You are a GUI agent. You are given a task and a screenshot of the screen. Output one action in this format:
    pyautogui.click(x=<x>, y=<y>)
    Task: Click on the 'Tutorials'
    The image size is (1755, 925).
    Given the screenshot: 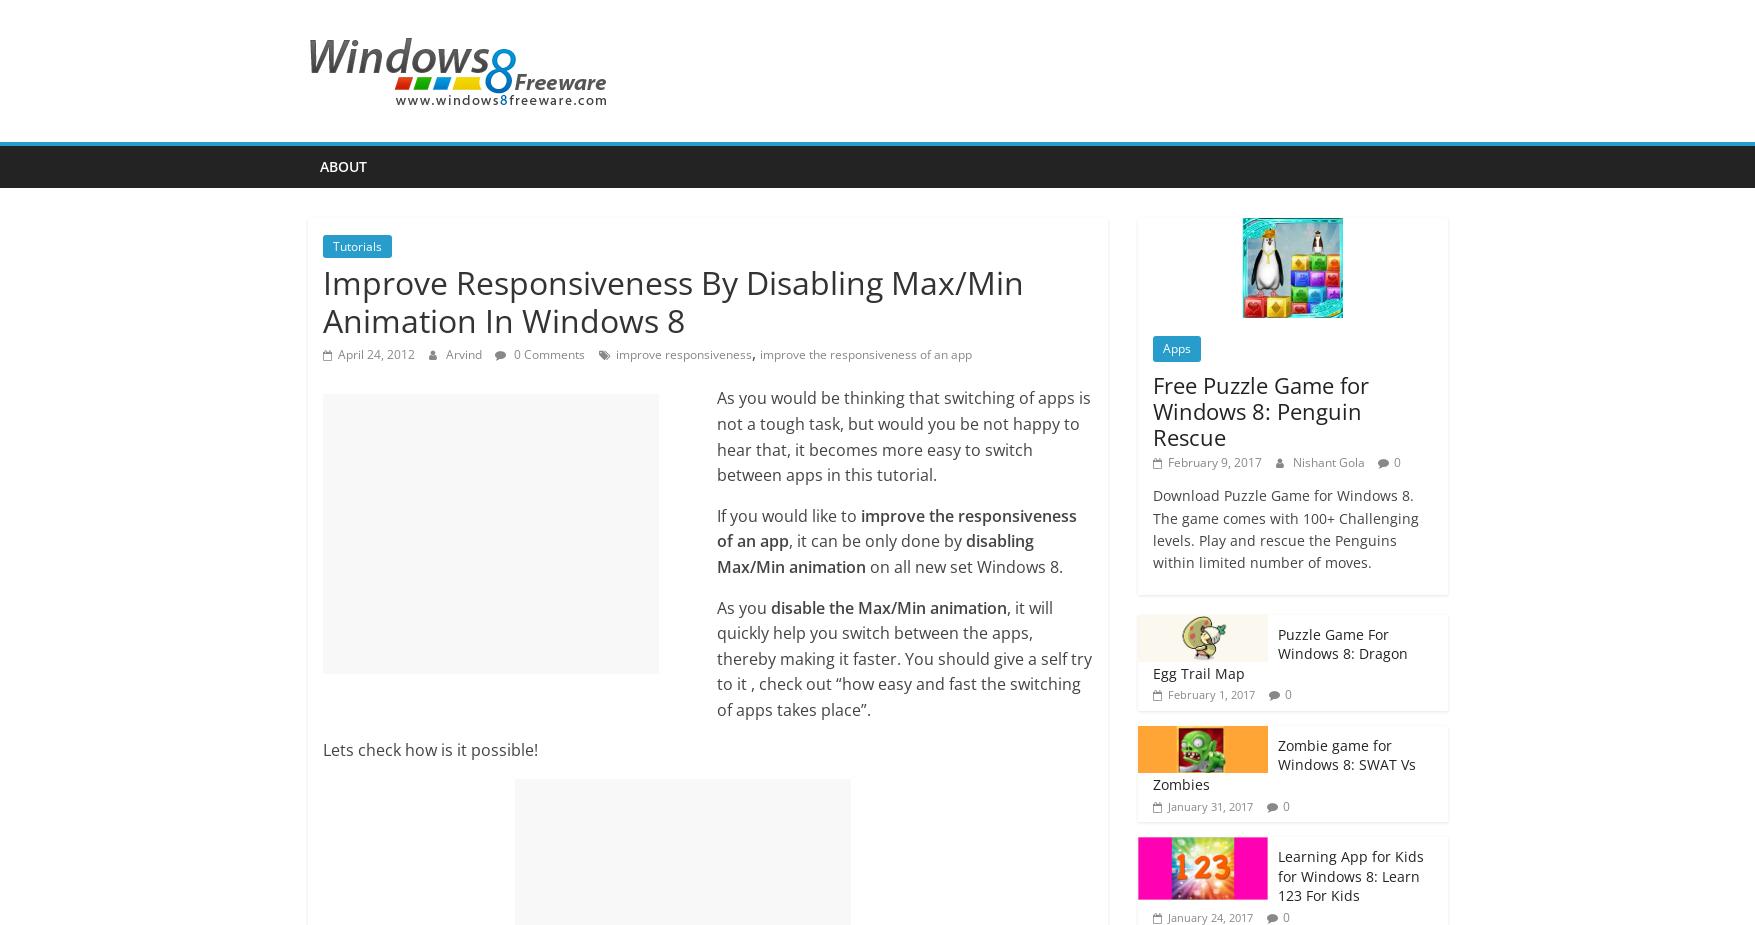 What is the action you would take?
    pyautogui.click(x=355, y=245)
    